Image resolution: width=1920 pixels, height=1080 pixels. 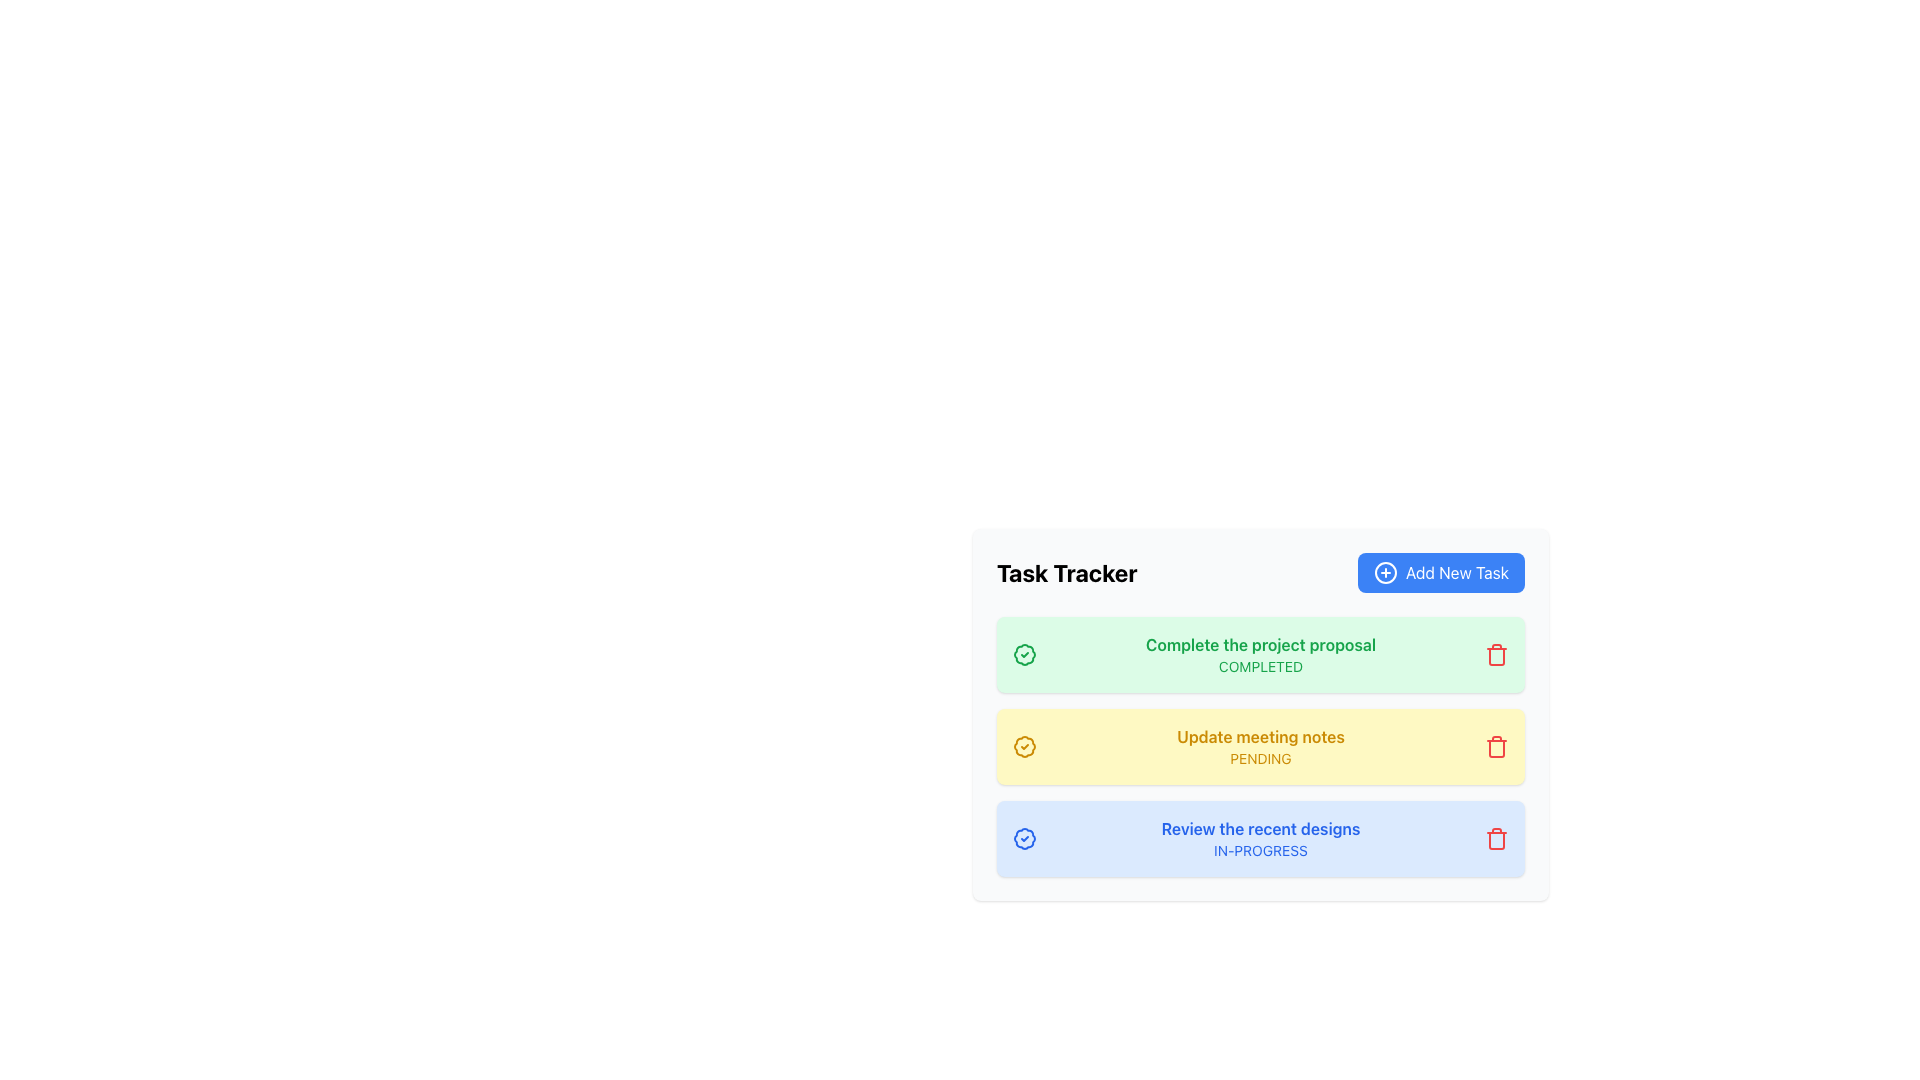 What do you see at coordinates (1441, 573) in the screenshot?
I see `the blue button with rounded corners that contains a plus sign icon and the text 'Add New Task'` at bounding box center [1441, 573].